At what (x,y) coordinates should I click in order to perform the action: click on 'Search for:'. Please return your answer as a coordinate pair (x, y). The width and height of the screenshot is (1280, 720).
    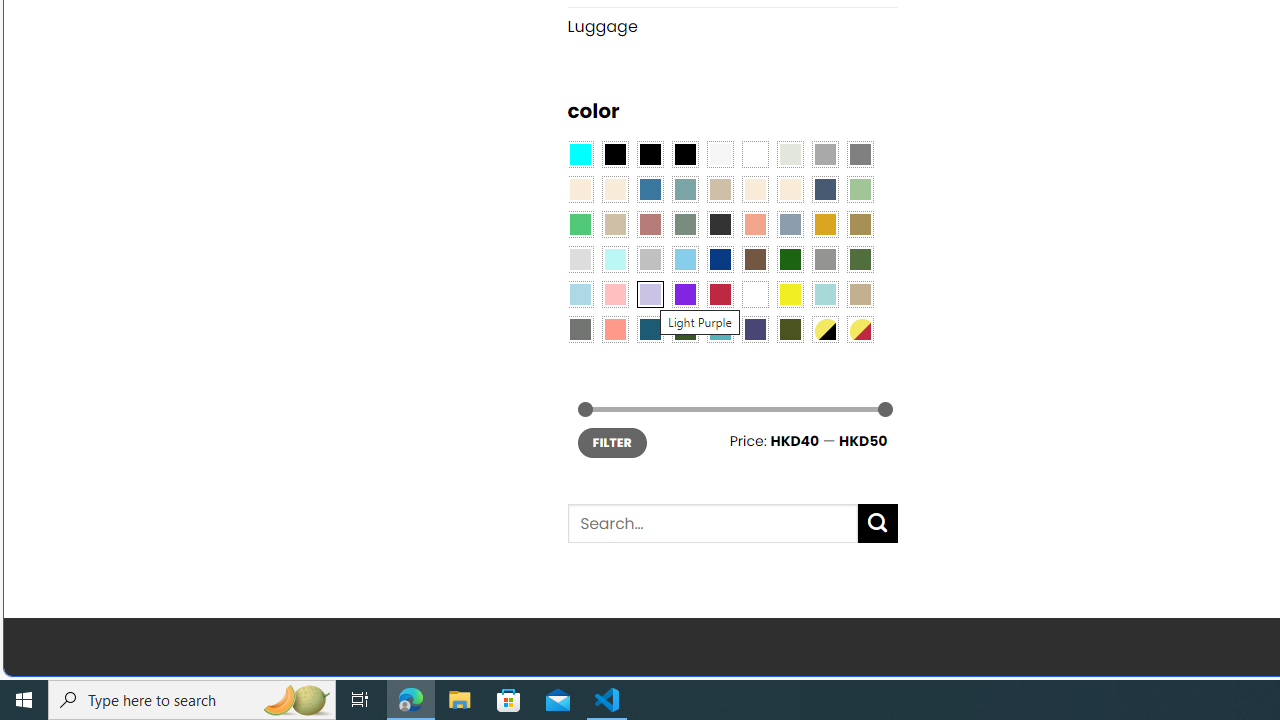
    Looking at the image, I should click on (712, 523).